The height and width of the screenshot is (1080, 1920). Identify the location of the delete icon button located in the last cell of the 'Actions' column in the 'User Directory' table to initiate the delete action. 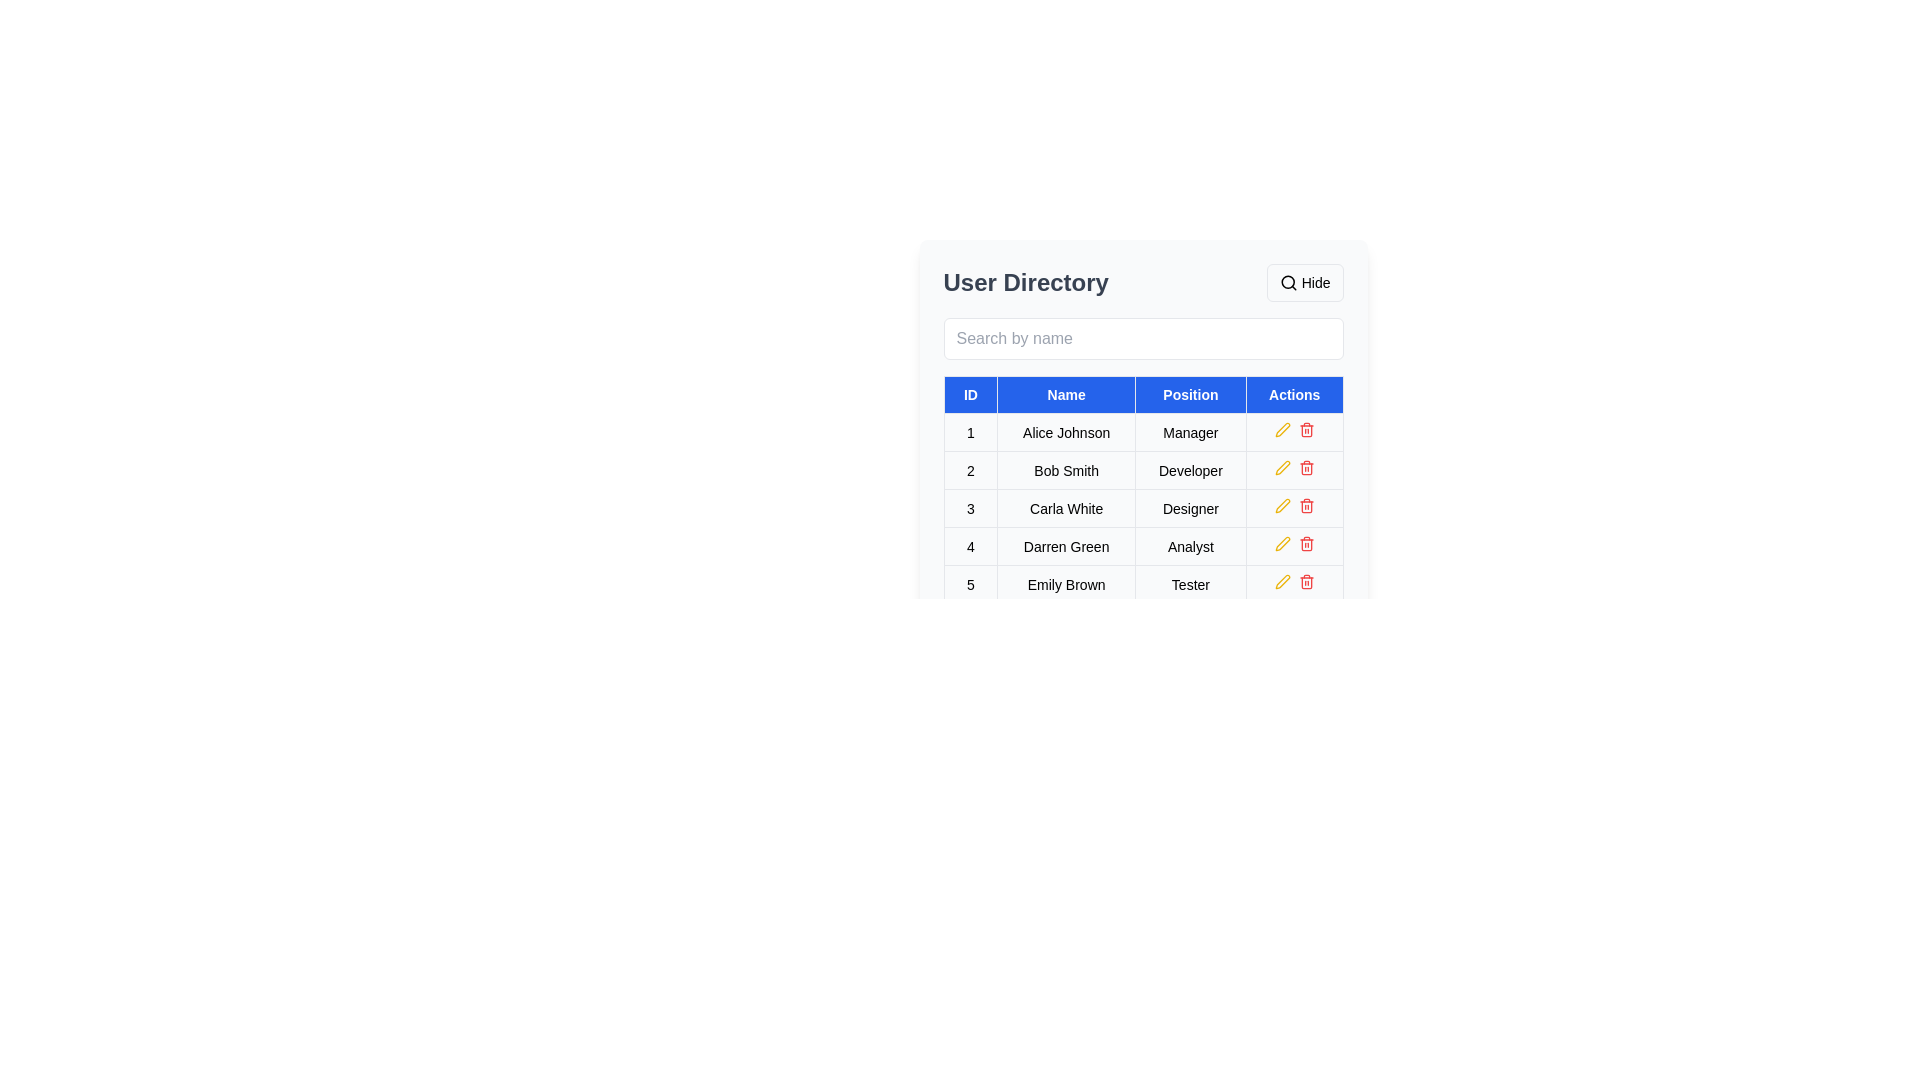
(1294, 584).